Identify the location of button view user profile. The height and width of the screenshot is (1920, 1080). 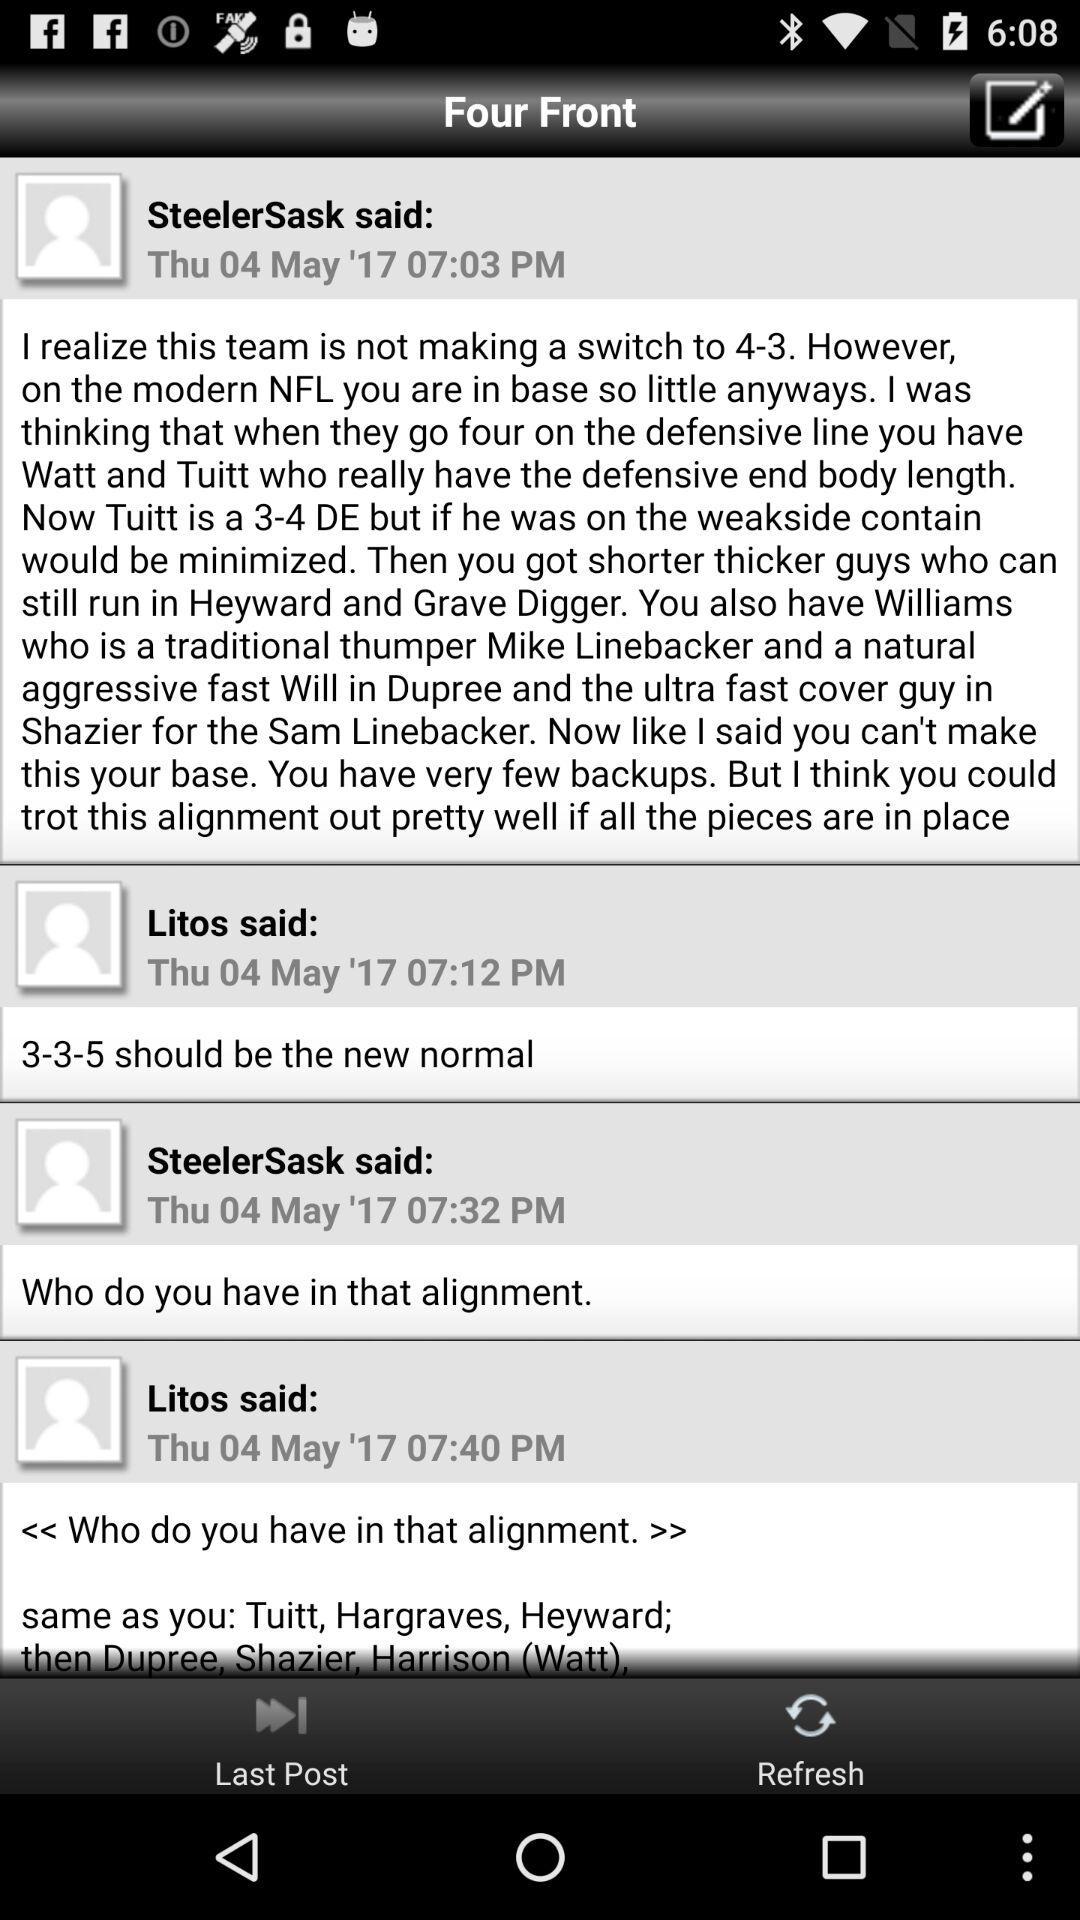
(72, 1413).